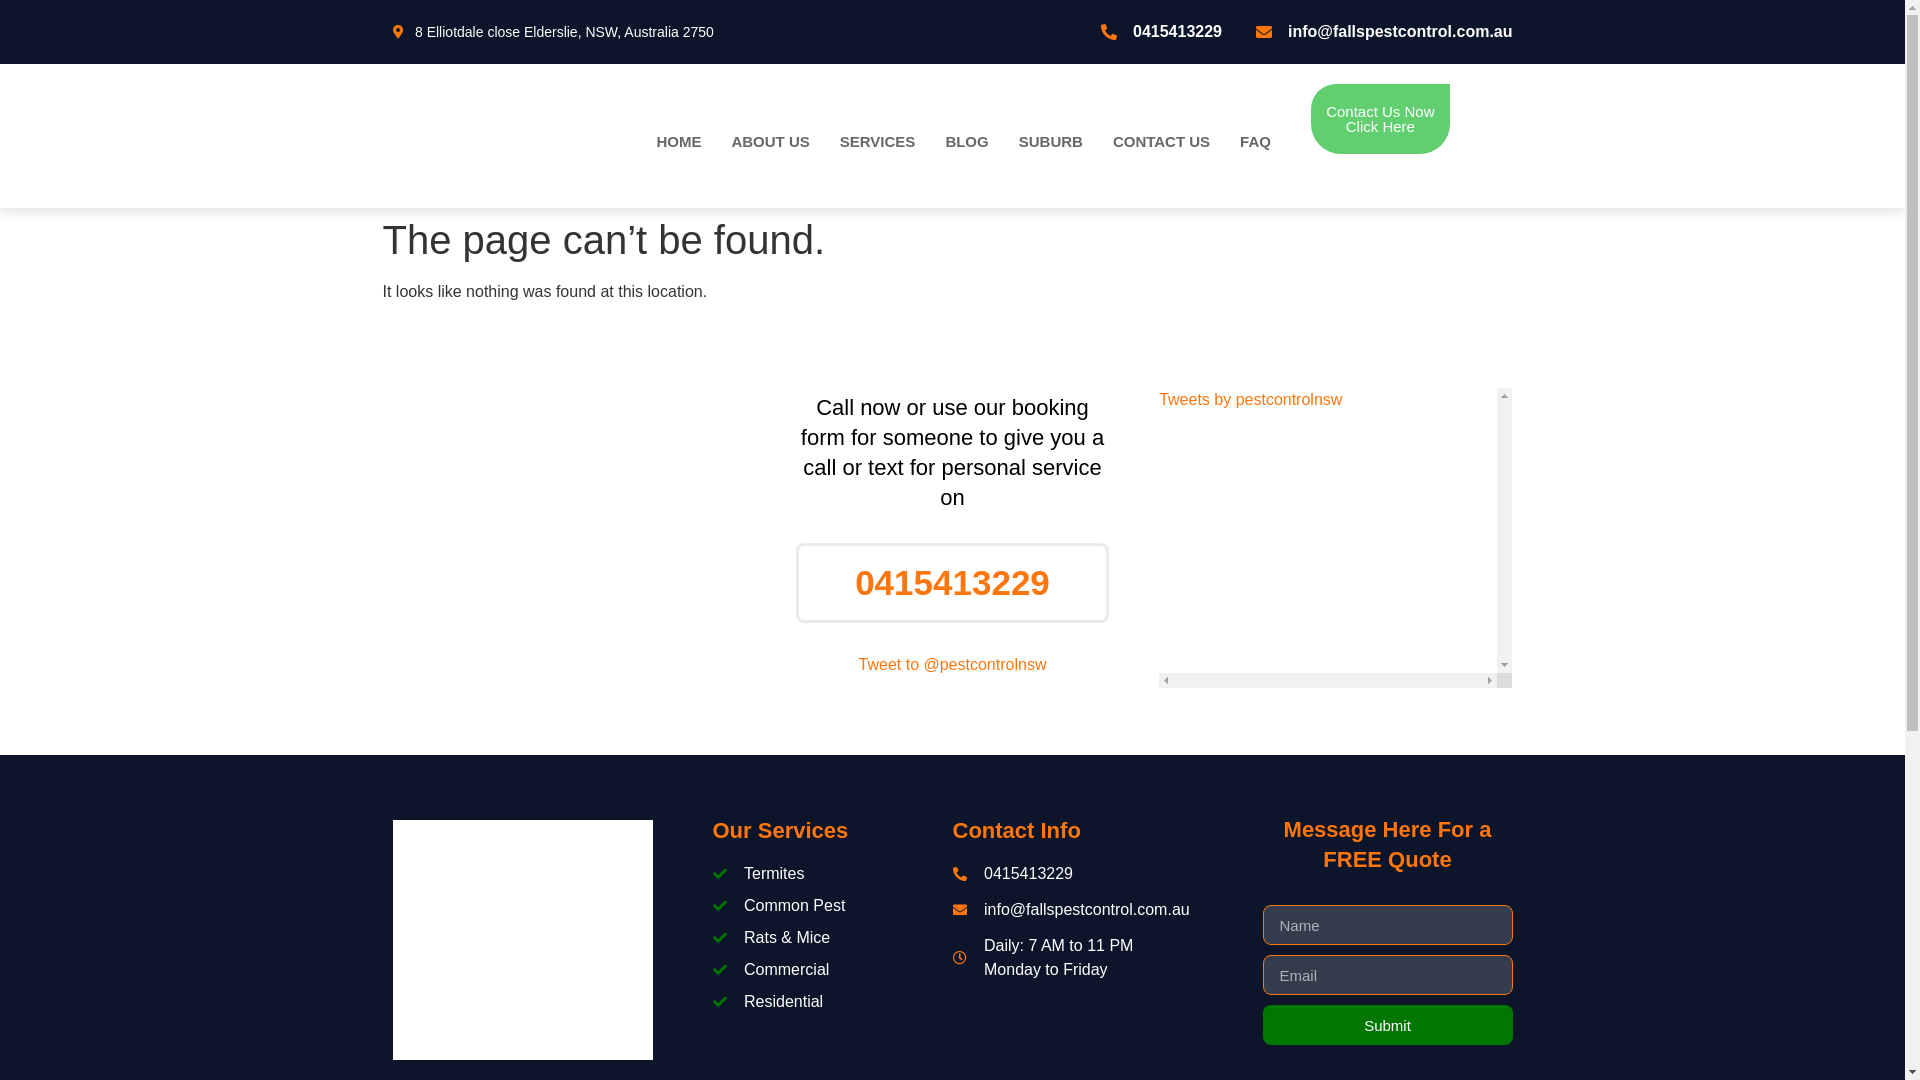 The height and width of the screenshot is (1080, 1920). Describe the element at coordinates (678, 140) in the screenshot. I see `'HOME'` at that location.